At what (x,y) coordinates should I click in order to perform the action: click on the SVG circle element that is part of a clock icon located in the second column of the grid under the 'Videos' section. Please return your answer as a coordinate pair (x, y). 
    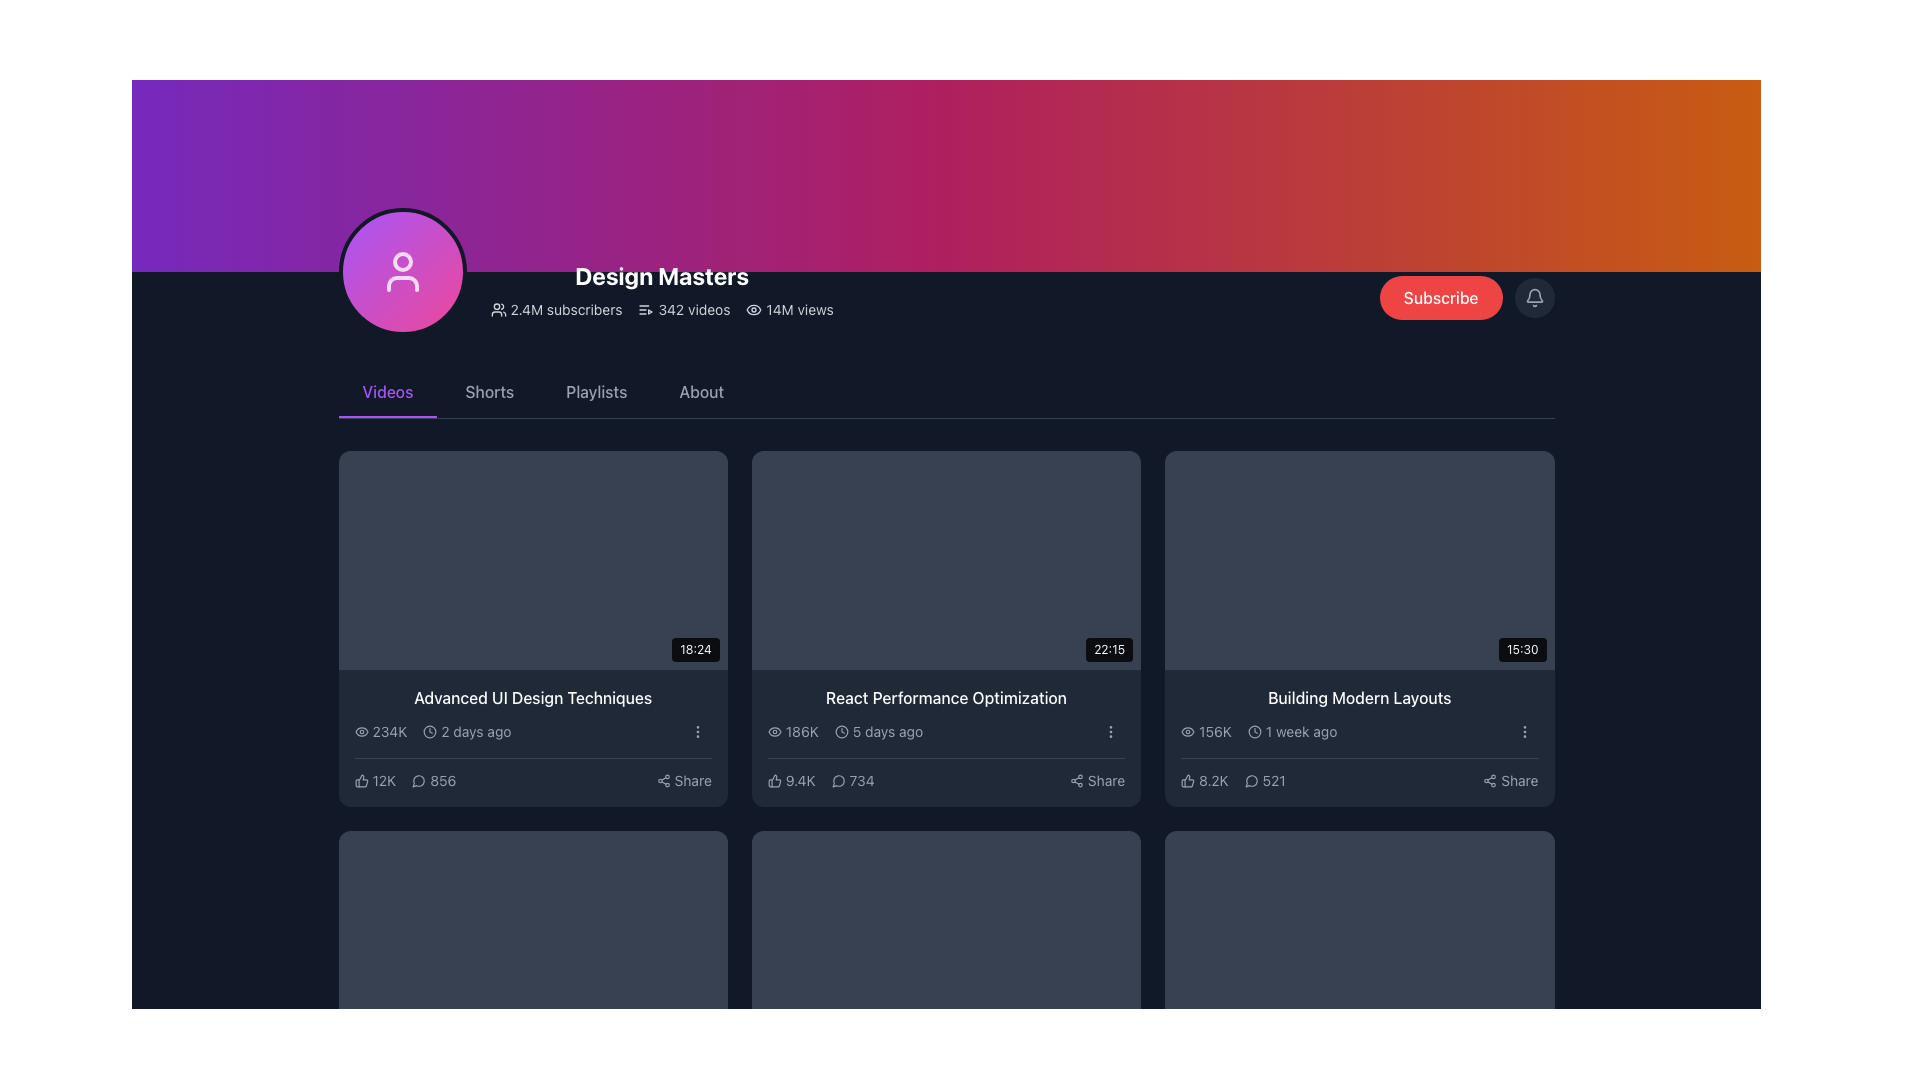
    Looking at the image, I should click on (841, 732).